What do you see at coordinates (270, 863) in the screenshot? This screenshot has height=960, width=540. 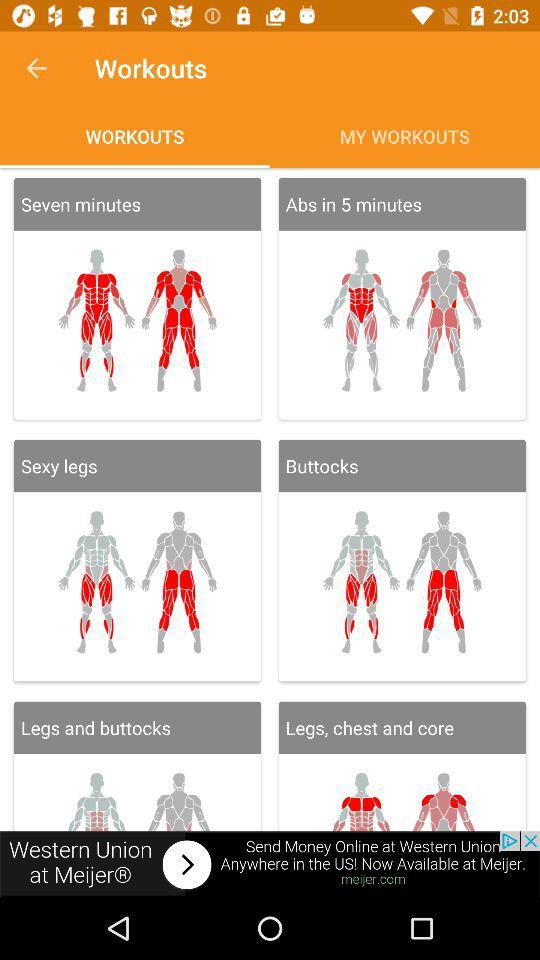 I see `open advertisement` at bounding box center [270, 863].